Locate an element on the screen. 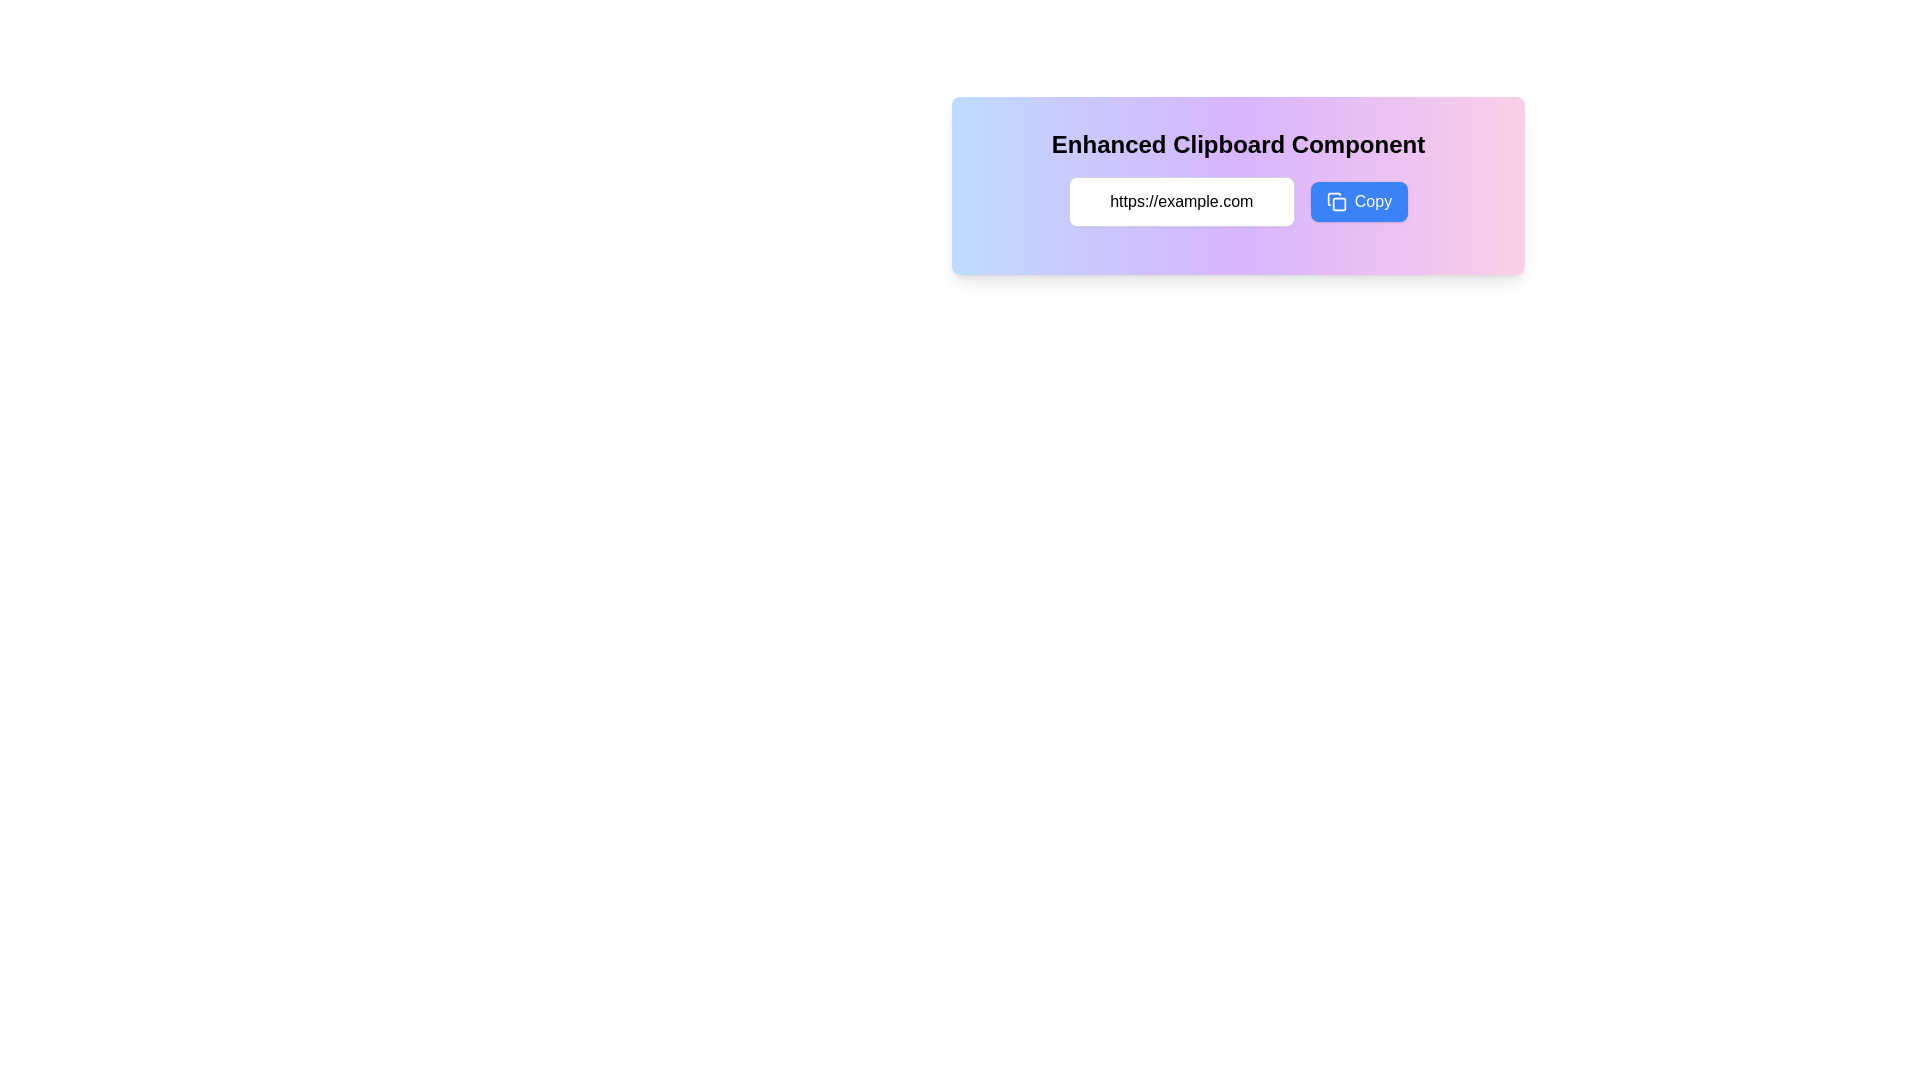 The width and height of the screenshot is (1920, 1080). the read-only text input box displaying 'https://example.com' located in the 'Enhanced Clipboard Component' interface is located at coordinates (1237, 201).